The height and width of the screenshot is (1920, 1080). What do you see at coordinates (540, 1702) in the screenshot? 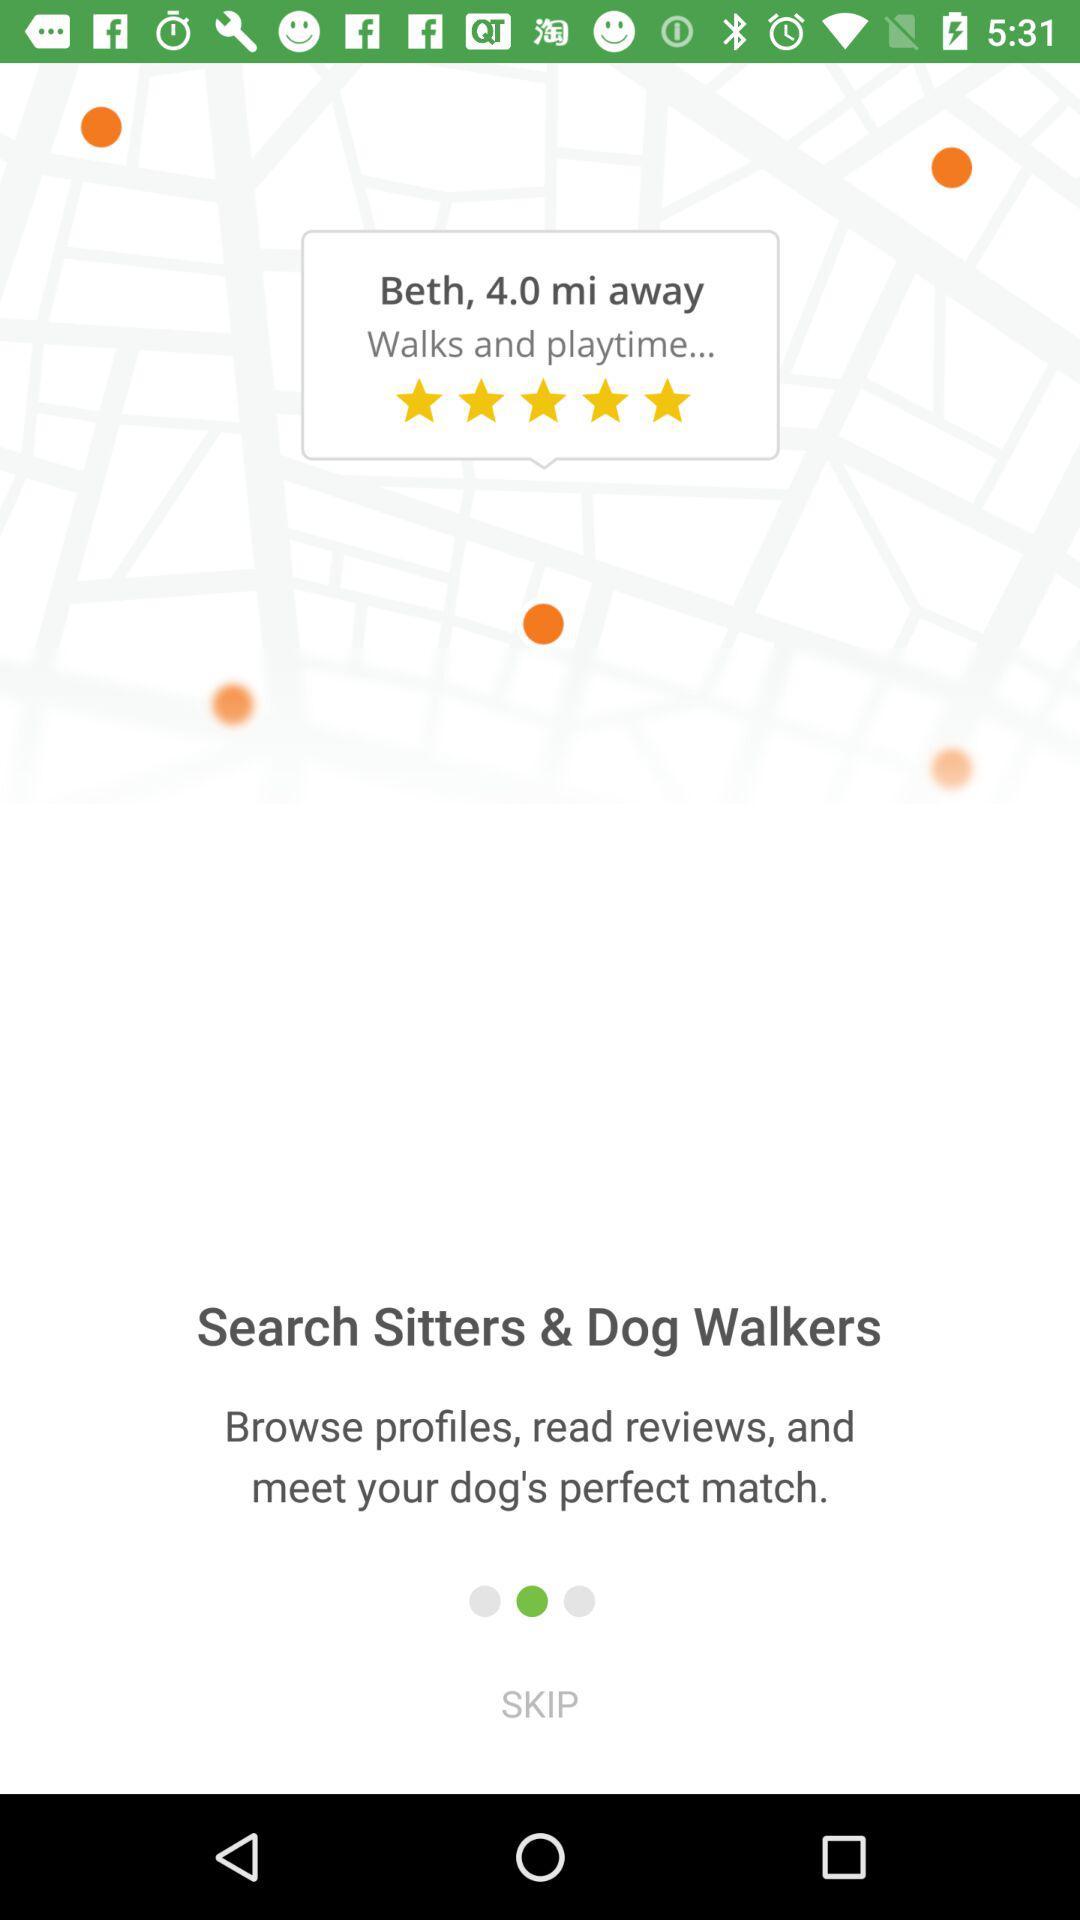
I see `the icon below the browse profiles read icon` at bounding box center [540, 1702].